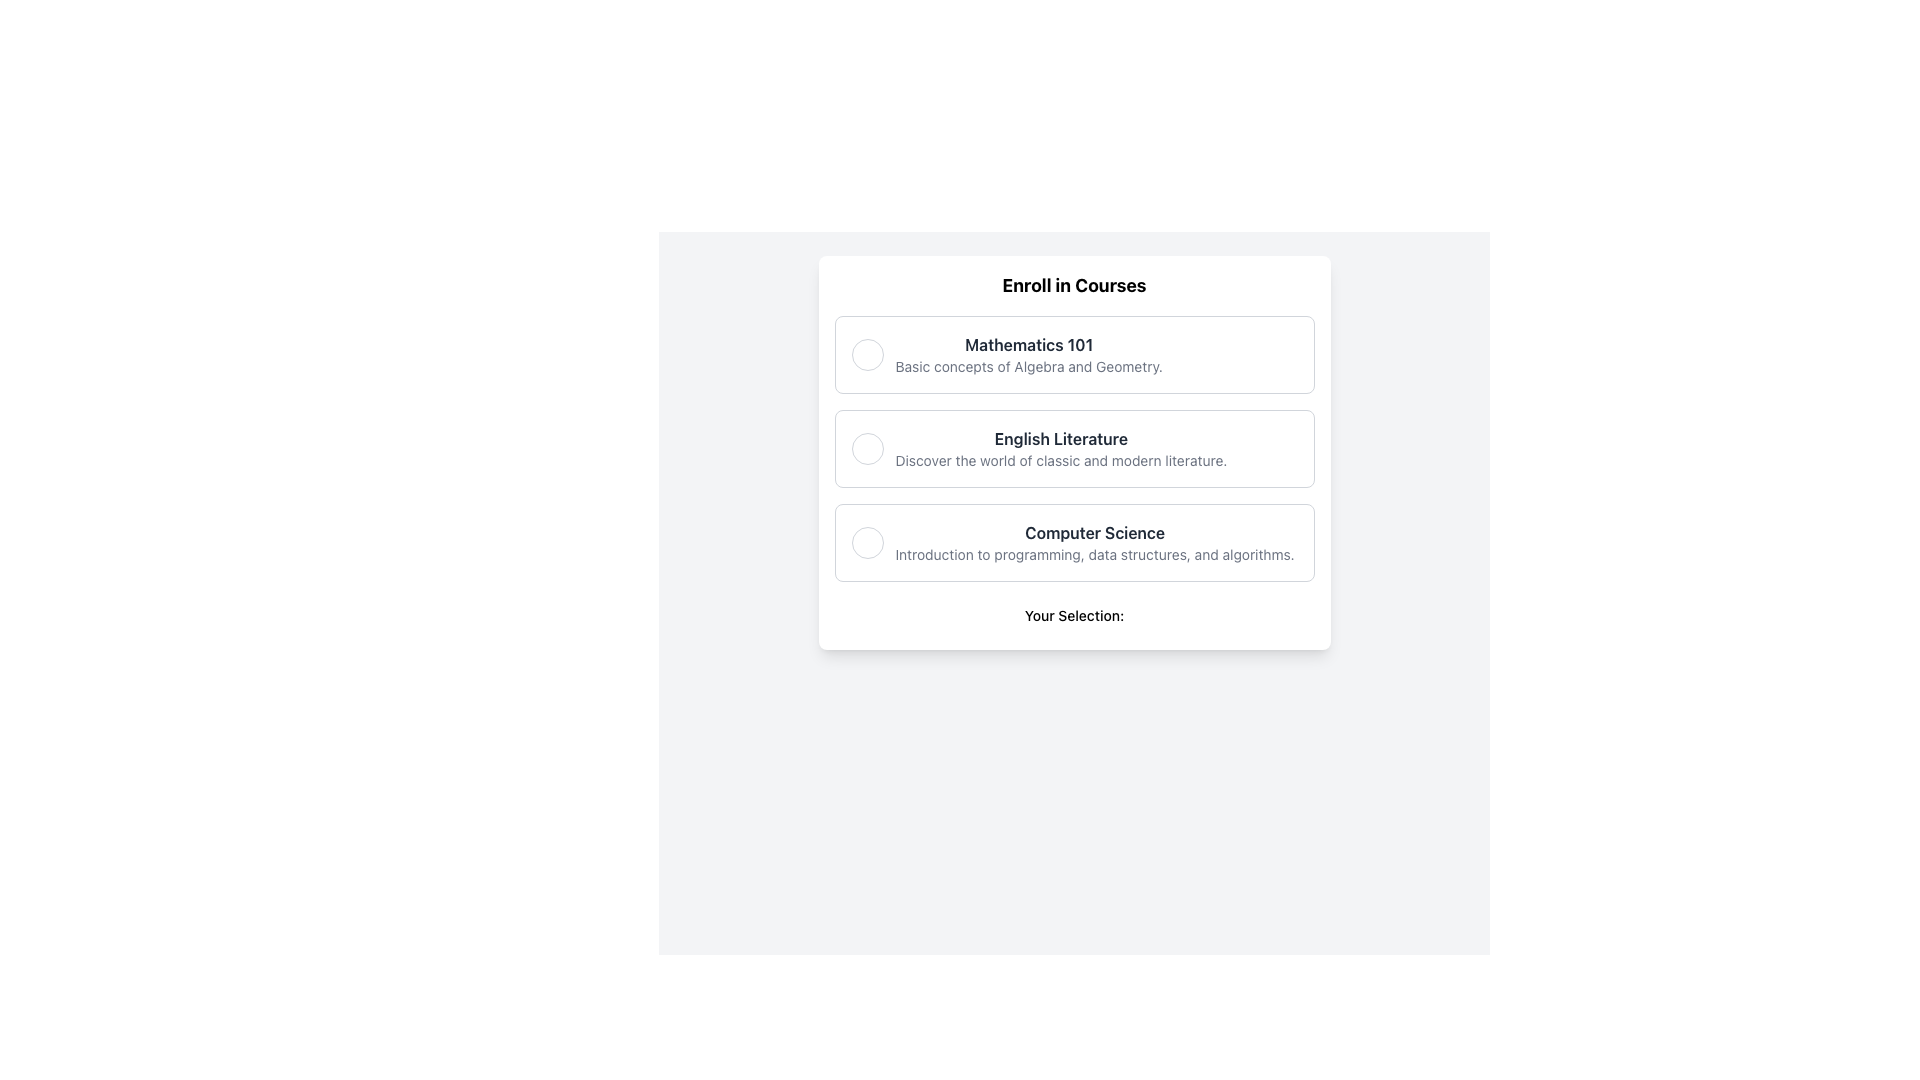 This screenshot has width=1920, height=1080. Describe the element at coordinates (867, 543) in the screenshot. I see `on the Circle selection indicator located` at that location.